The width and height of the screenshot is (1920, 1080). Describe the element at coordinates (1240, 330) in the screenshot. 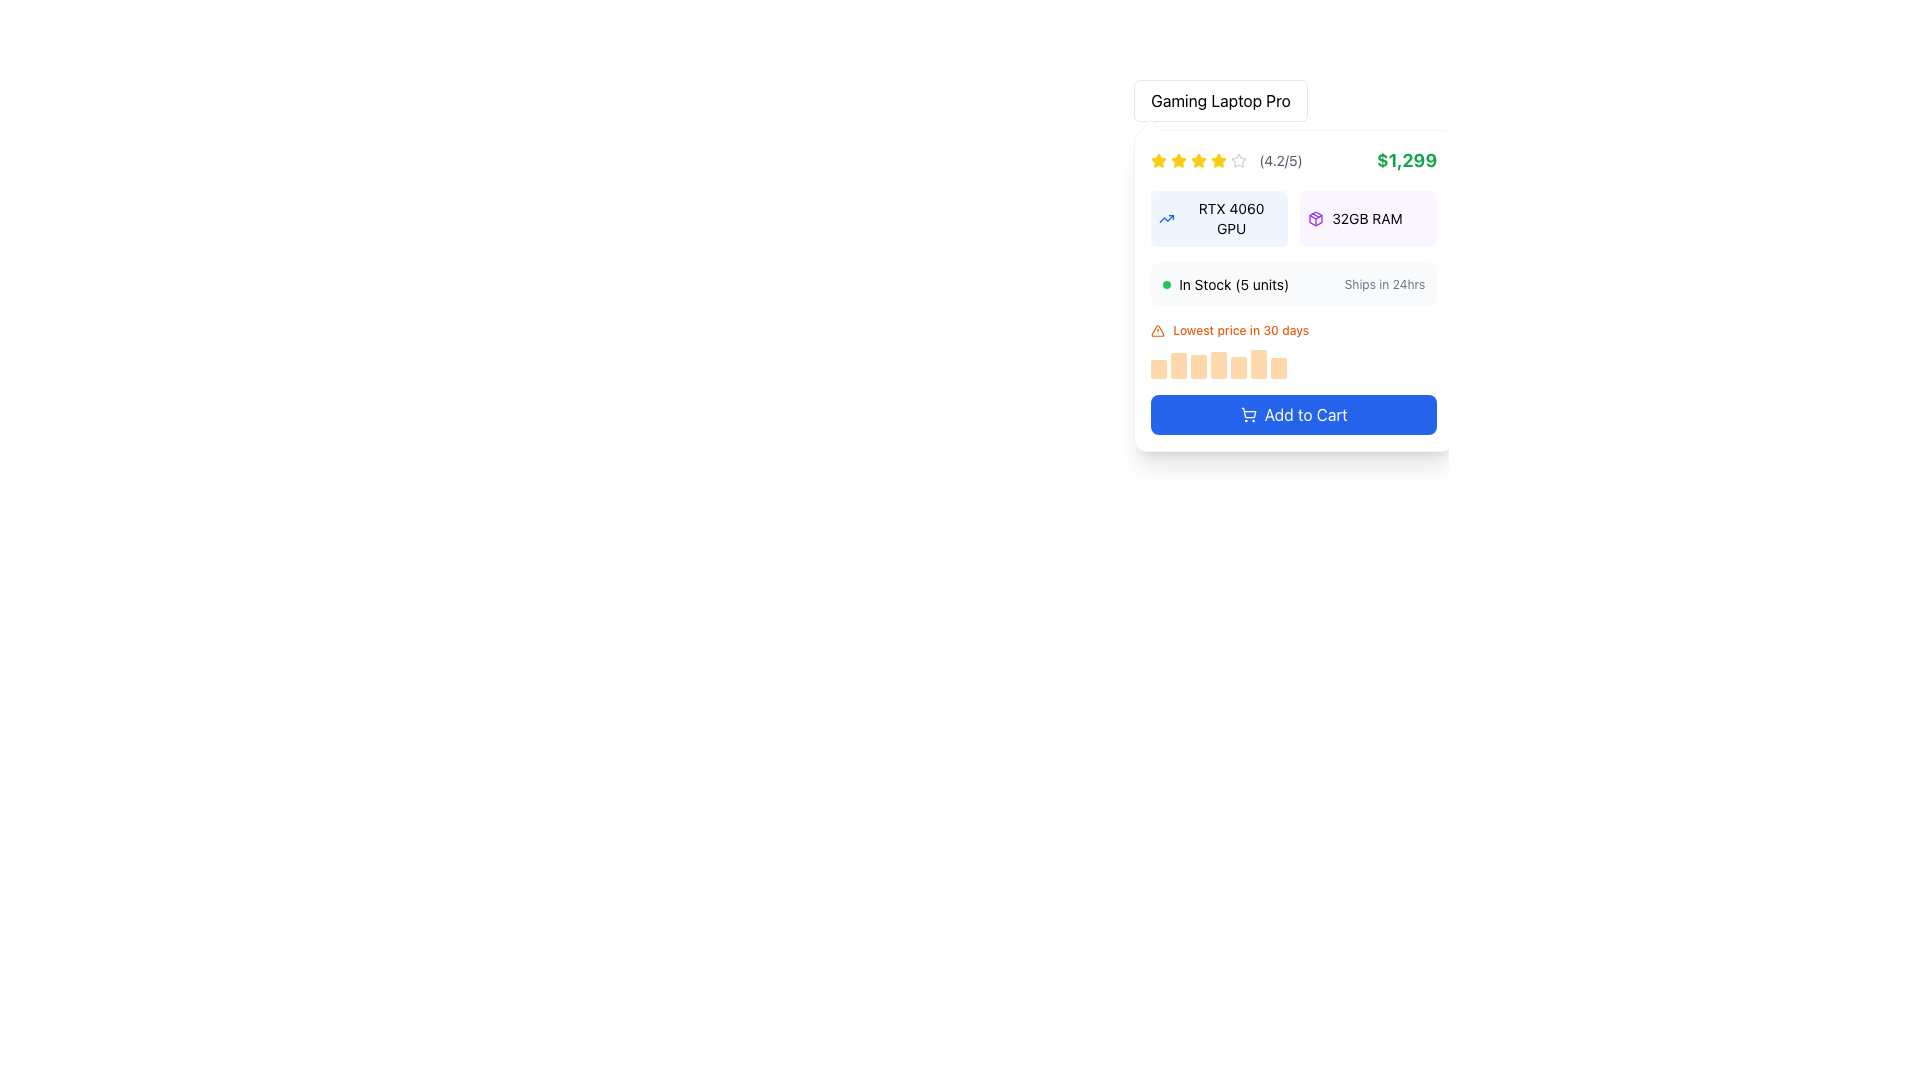

I see `text content of the label displaying 'Lowest price in 30 days', which is styled in orange and located centrally within its card layout` at that location.